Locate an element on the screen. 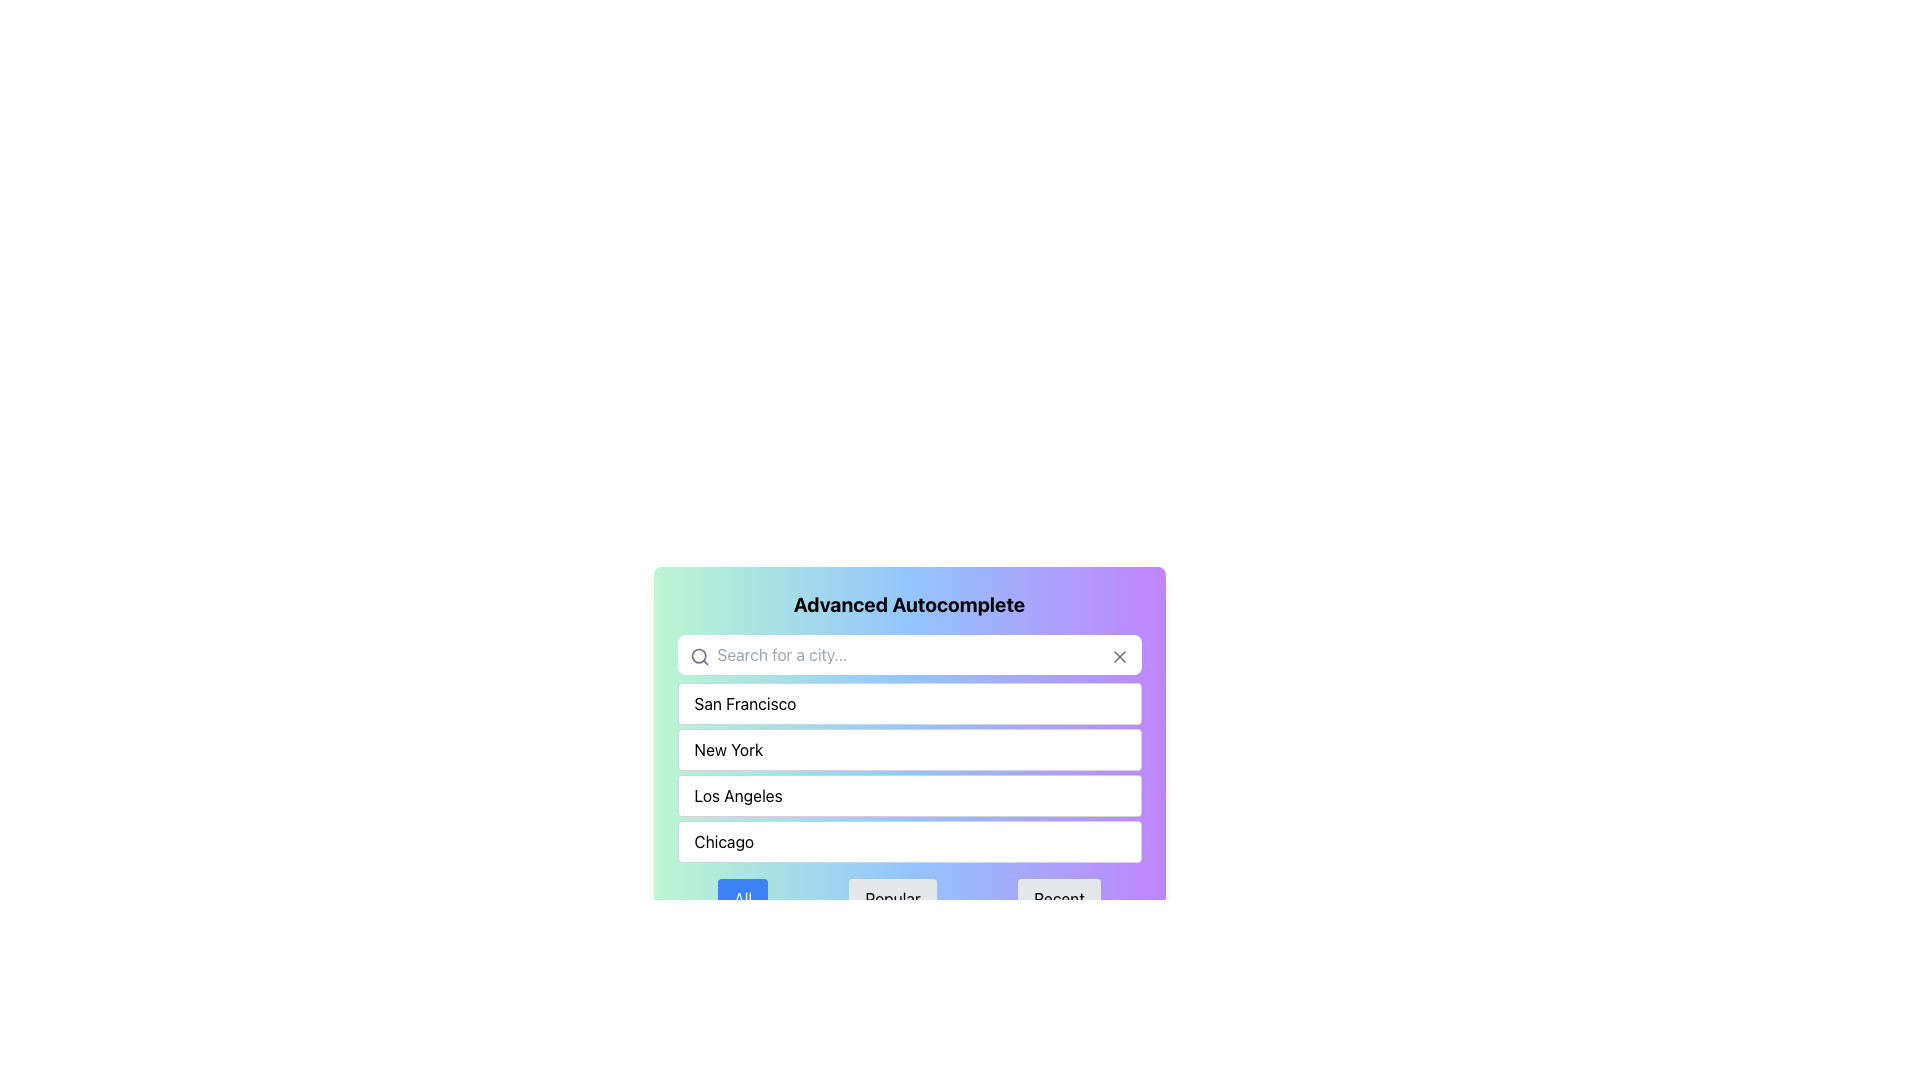  to select the 'Chicago' option in the dropdown list, which is the fourth item below 'Los Angeles' is located at coordinates (908, 841).